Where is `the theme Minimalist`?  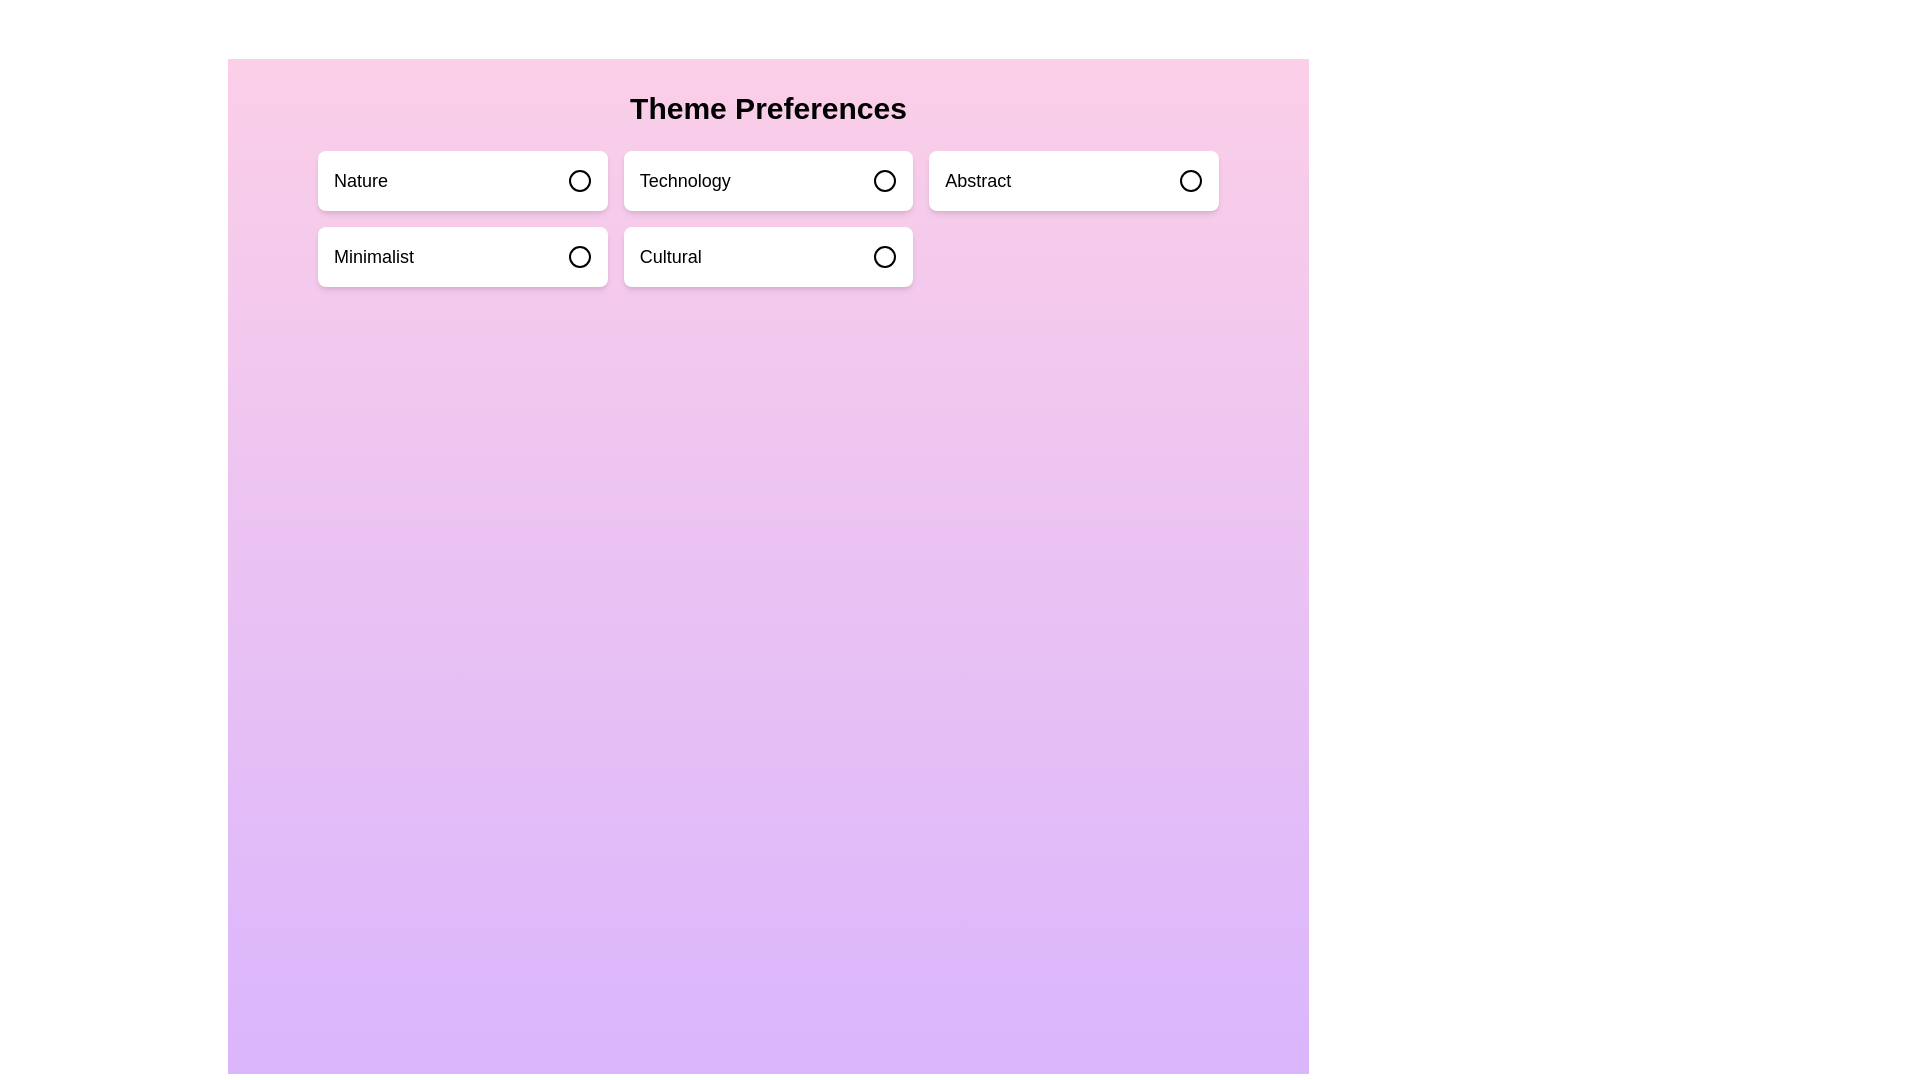
the theme Minimalist is located at coordinates (461, 256).